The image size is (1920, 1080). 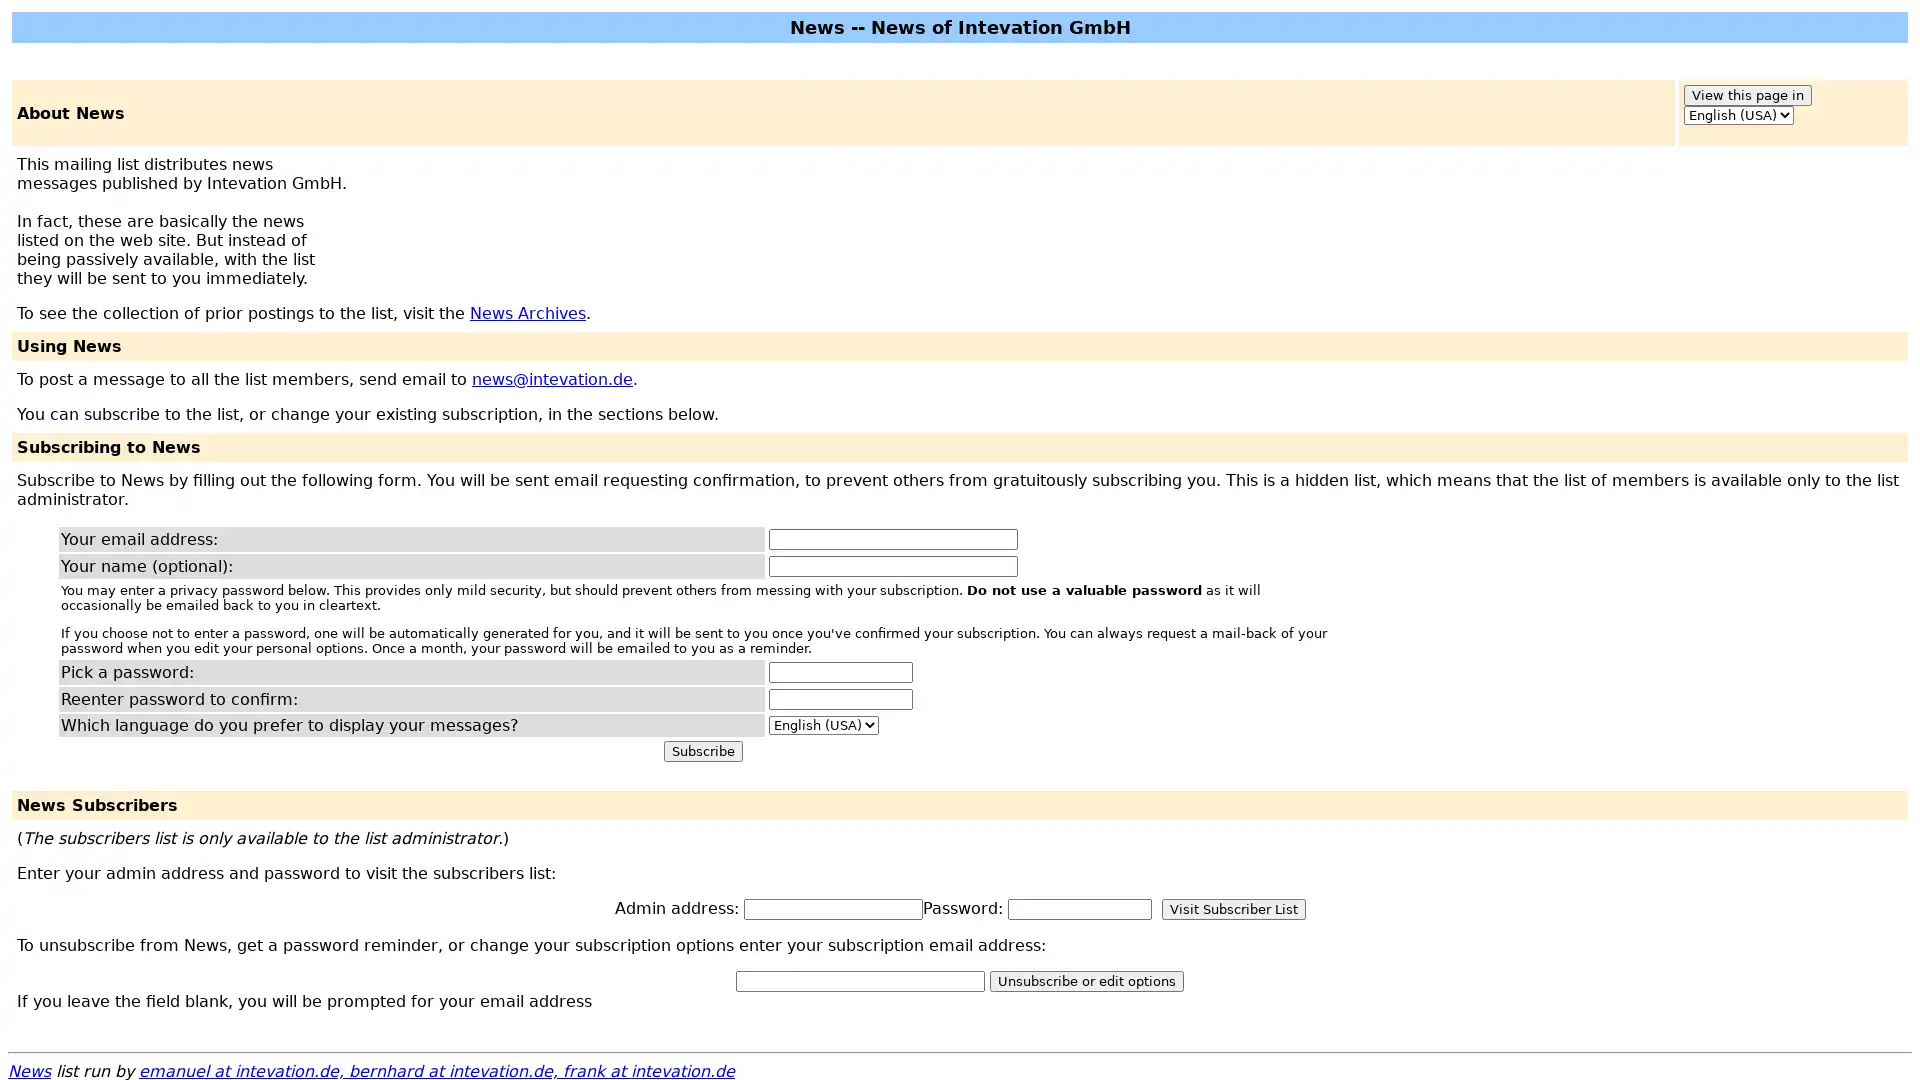 What do you see at coordinates (1746, 95) in the screenshot?
I see `View this page in` at bounding box center [1746, 95].